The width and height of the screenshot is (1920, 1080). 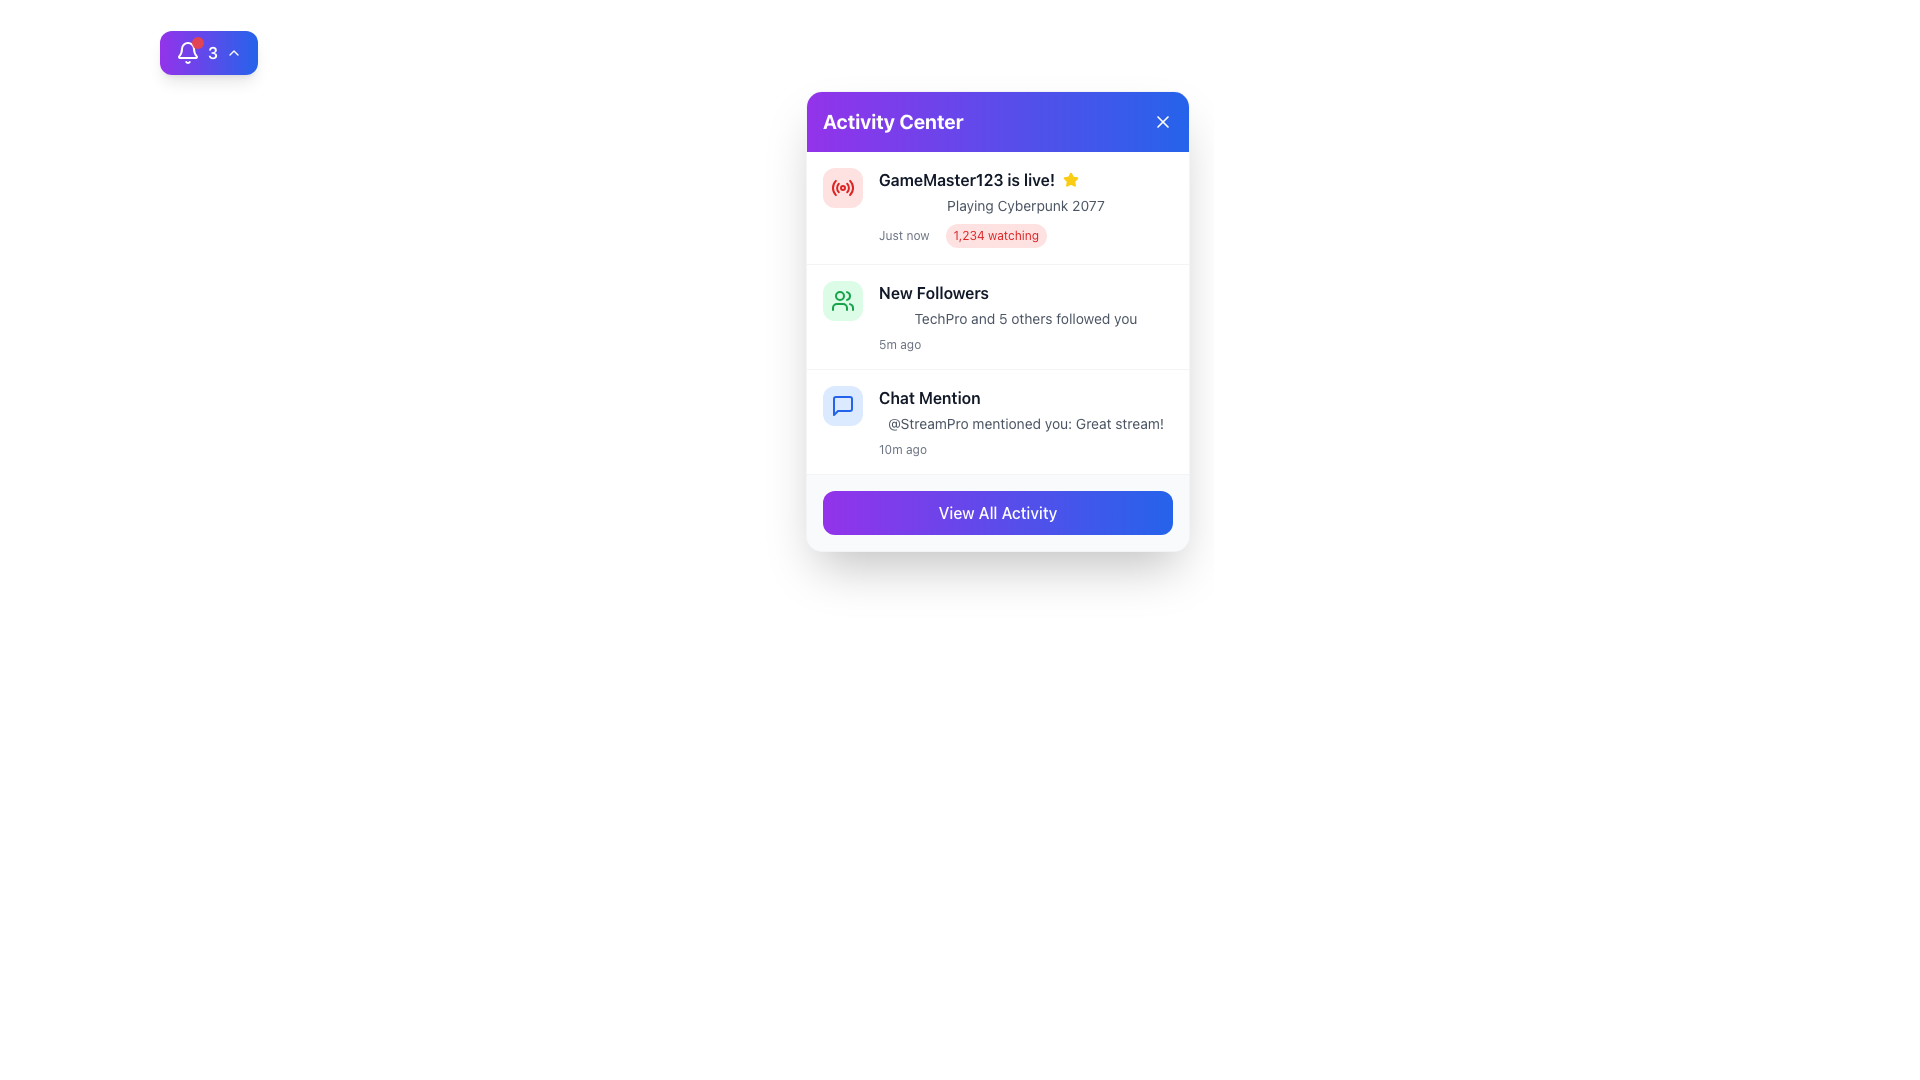 What do you see at coordinates (1026, 315) in the screenshot?
I see `the Notification item that informs the user about new followers, located in the middle section of the 'Activity Center' panel, beneath the 'GameMaster123 is live!' notification and above the 'Chat Mention' notification` at bounding box center [1026, 315].